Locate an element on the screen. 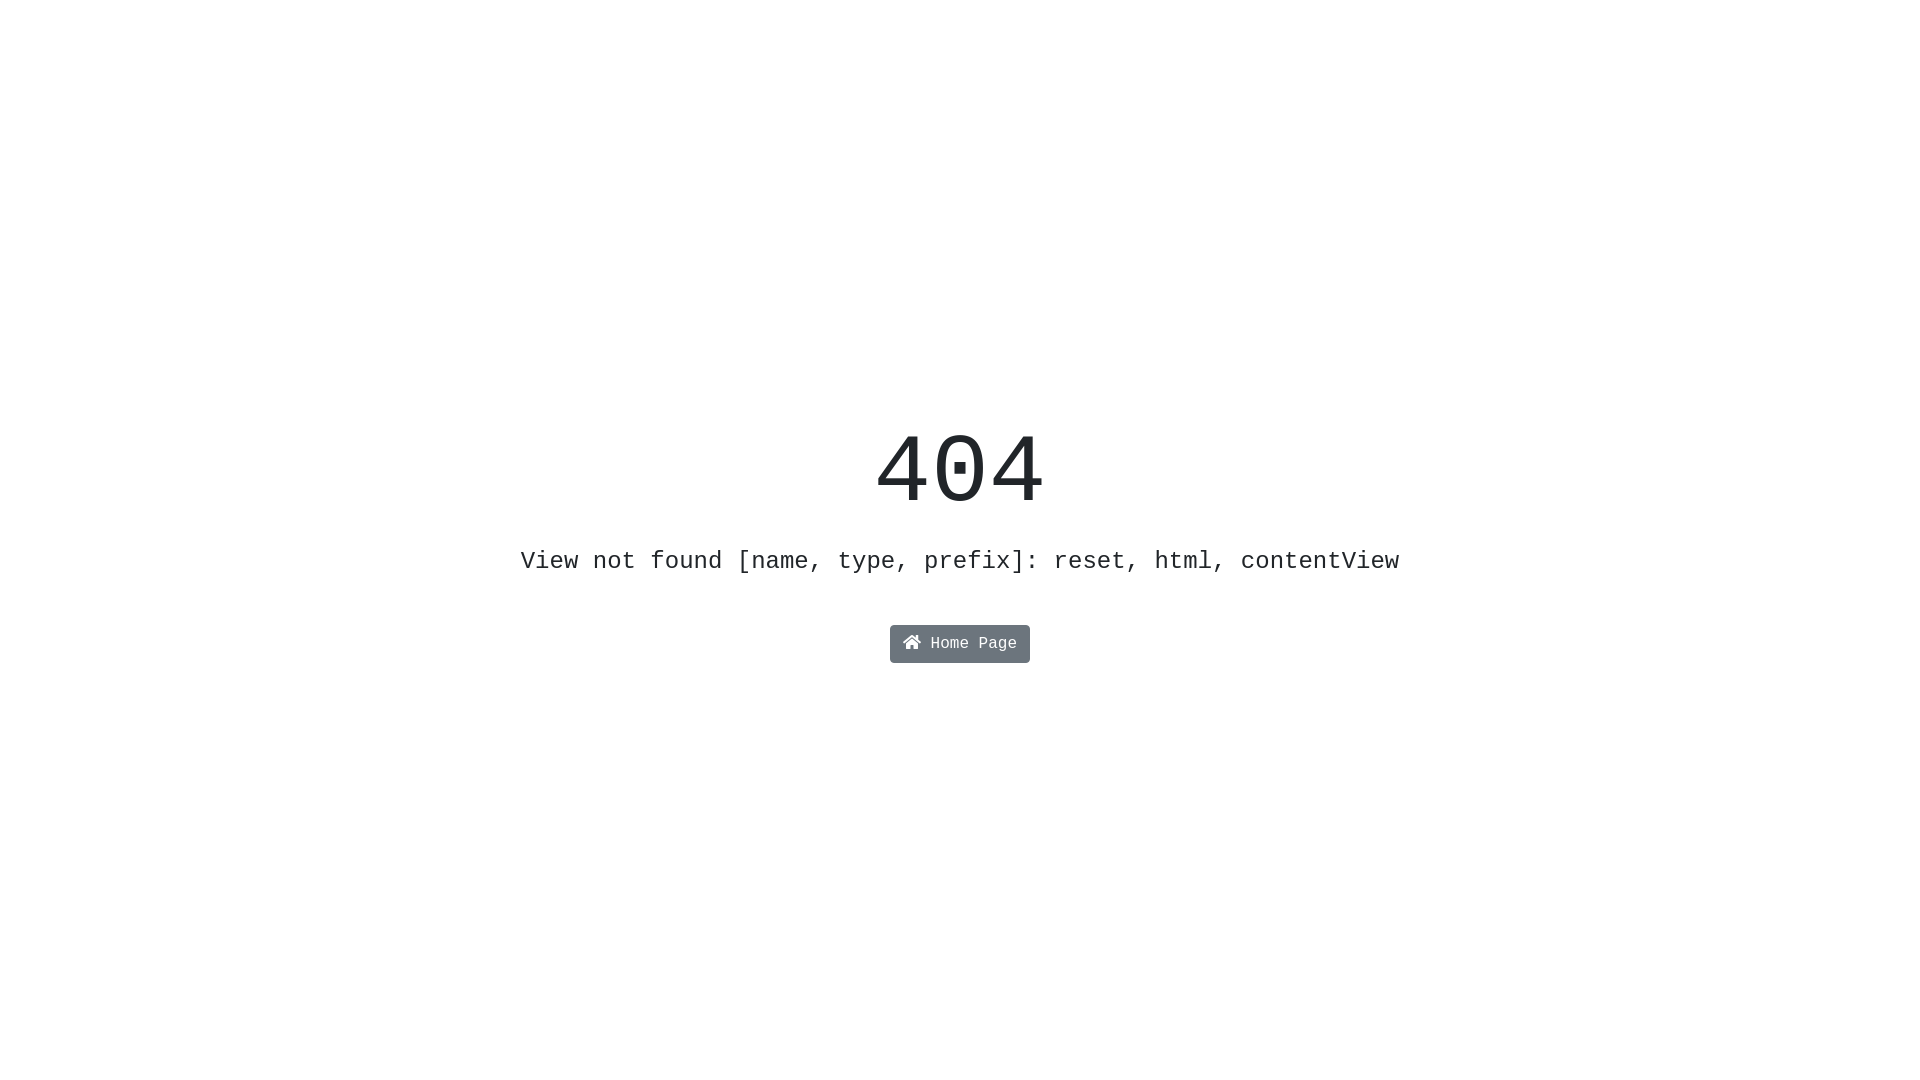 This screenshot has height=1080, width=1920. 'Home Page' is located at coordinates (960, 644).